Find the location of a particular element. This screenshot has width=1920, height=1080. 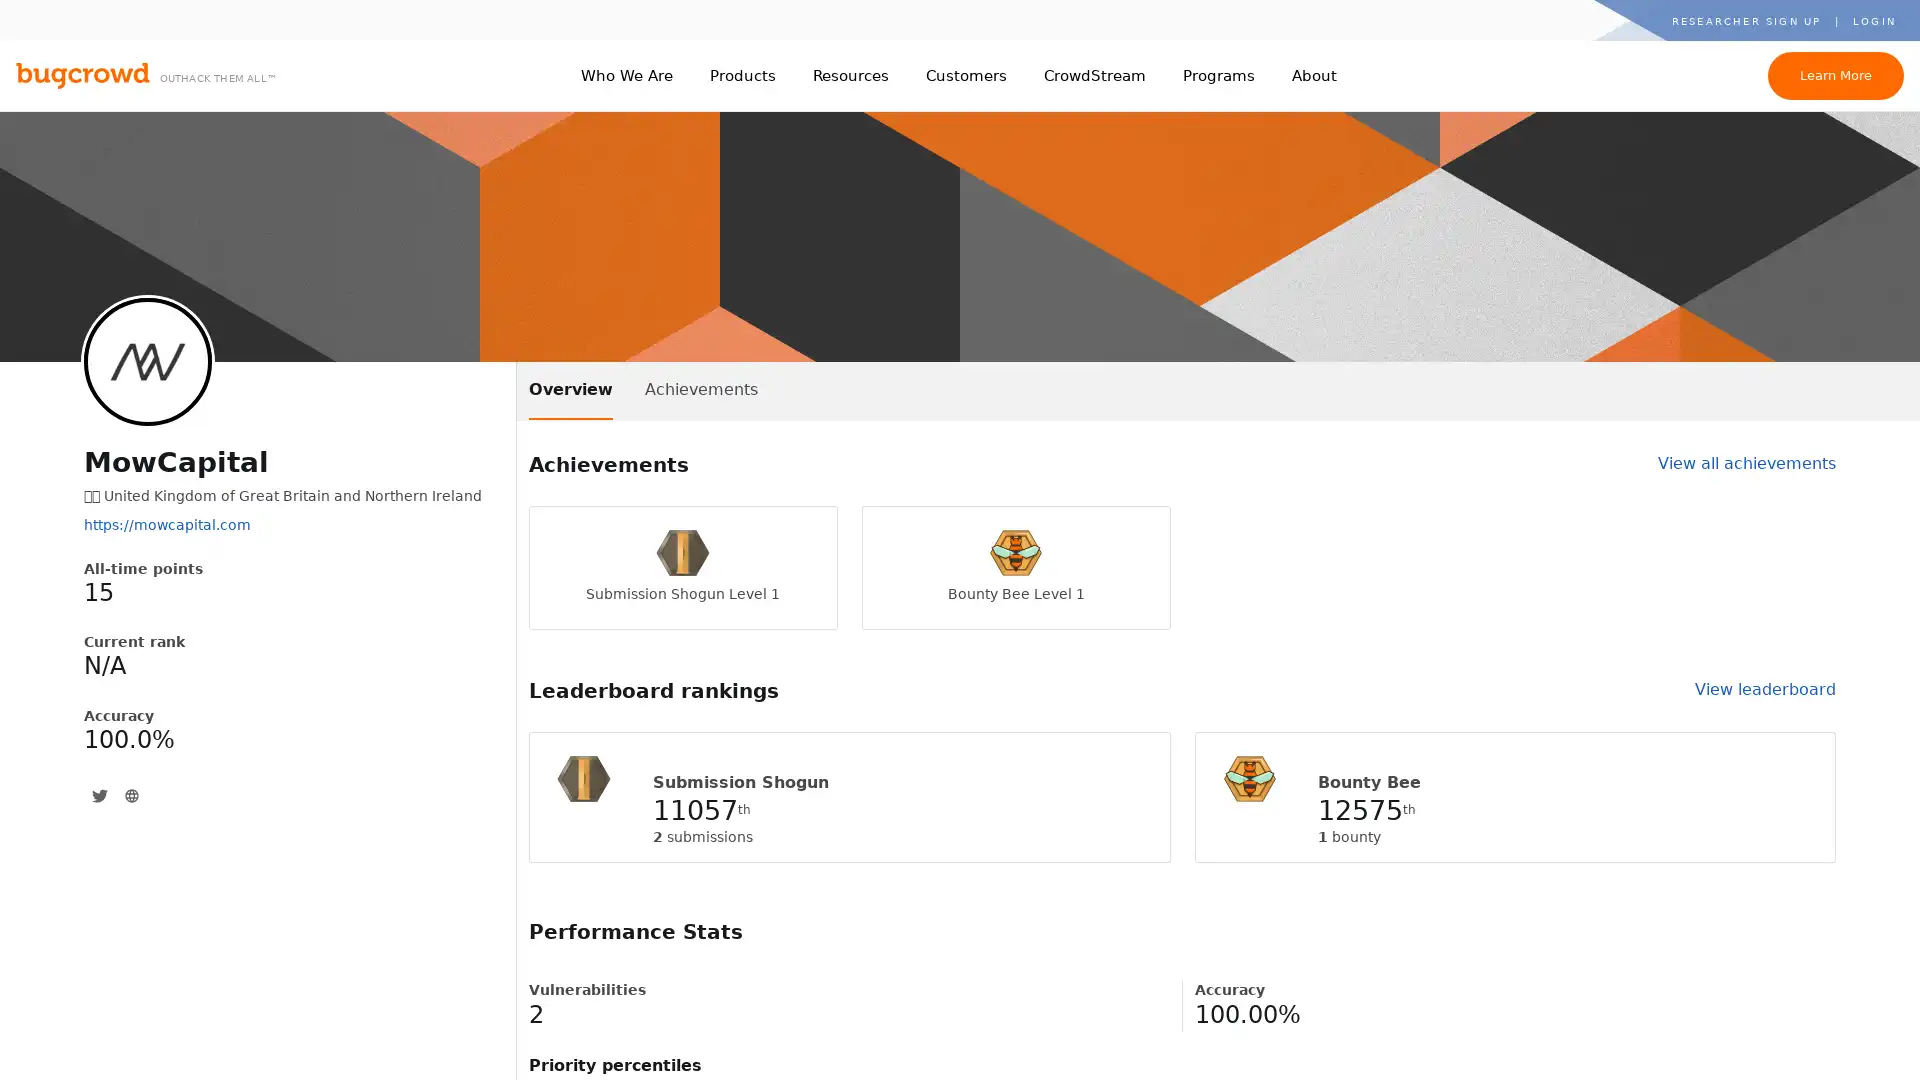

Submission Shogun Level 1 Submission Shogun Level 1 is located at coordinates (682, 567).